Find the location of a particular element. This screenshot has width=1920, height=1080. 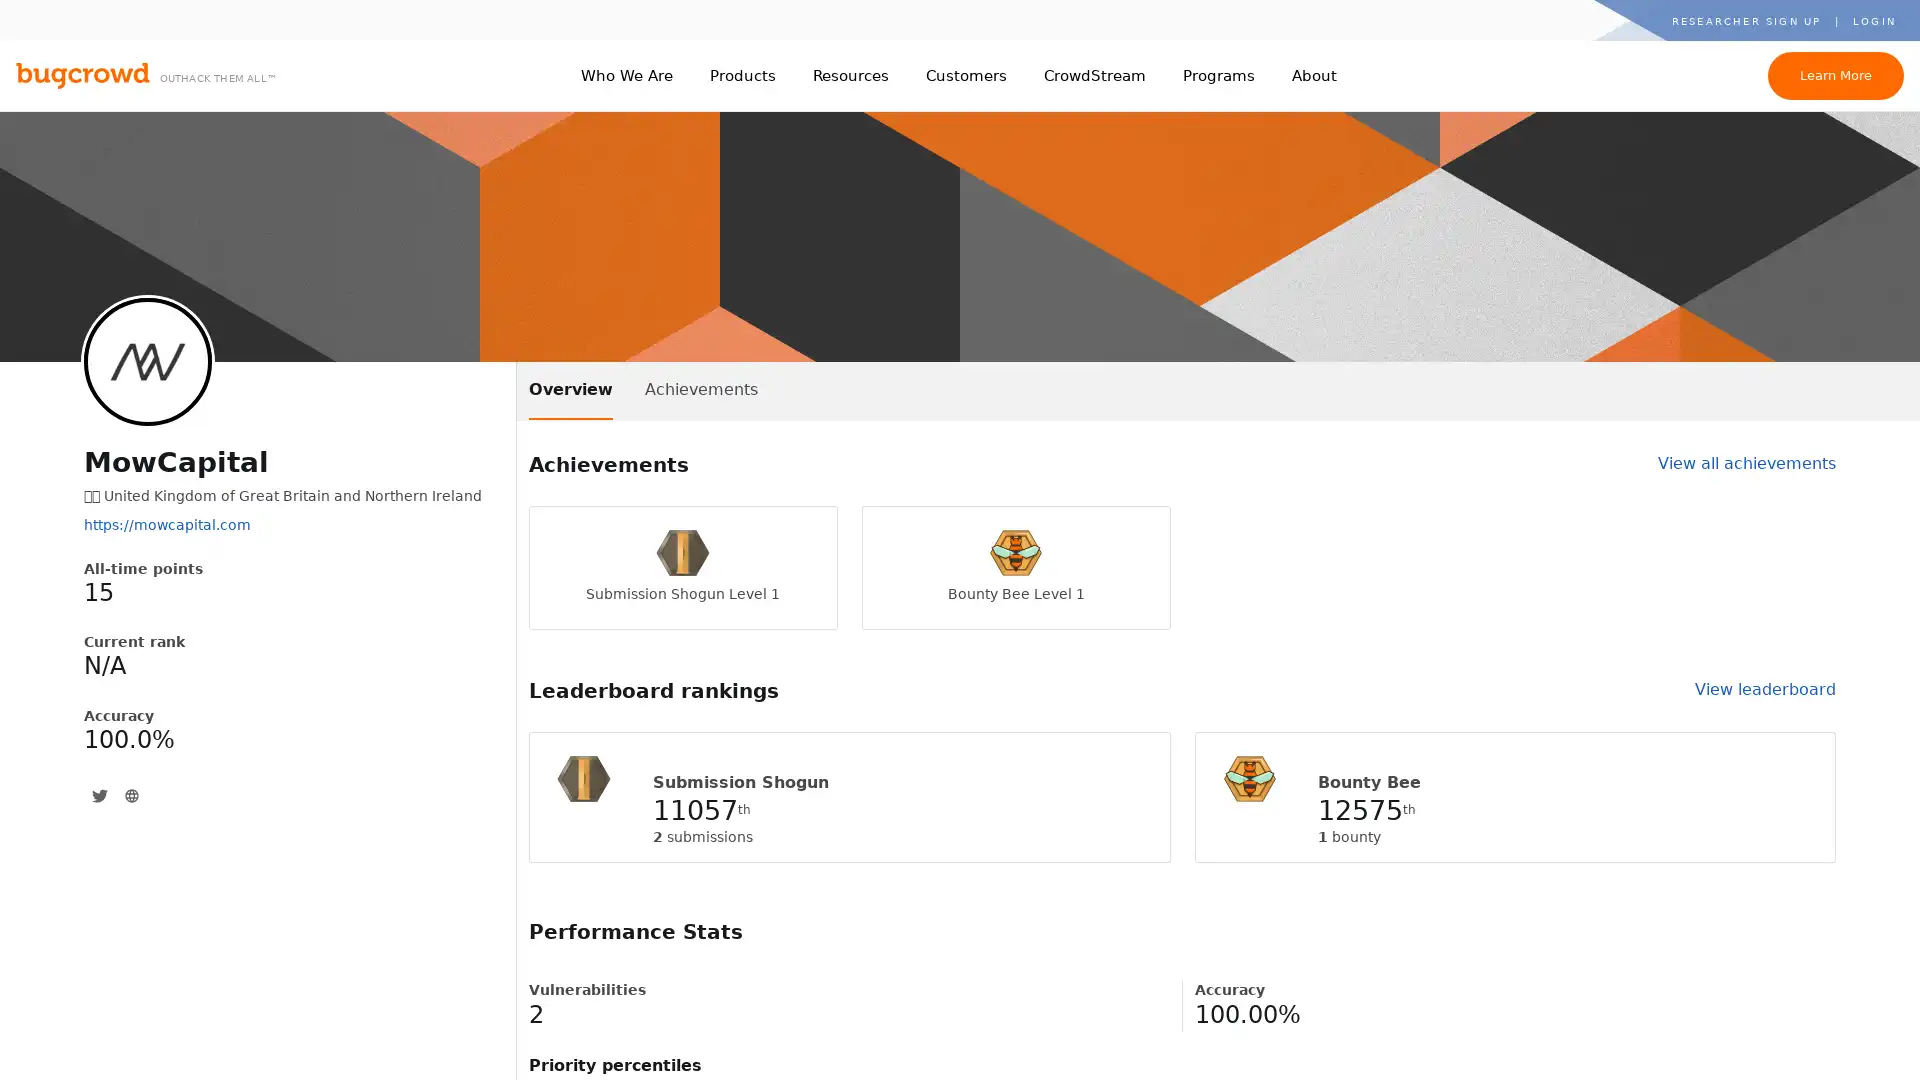

Submission Shogun Level 1 Submission Shogun Level 1 is located at coordinates (682, 567).